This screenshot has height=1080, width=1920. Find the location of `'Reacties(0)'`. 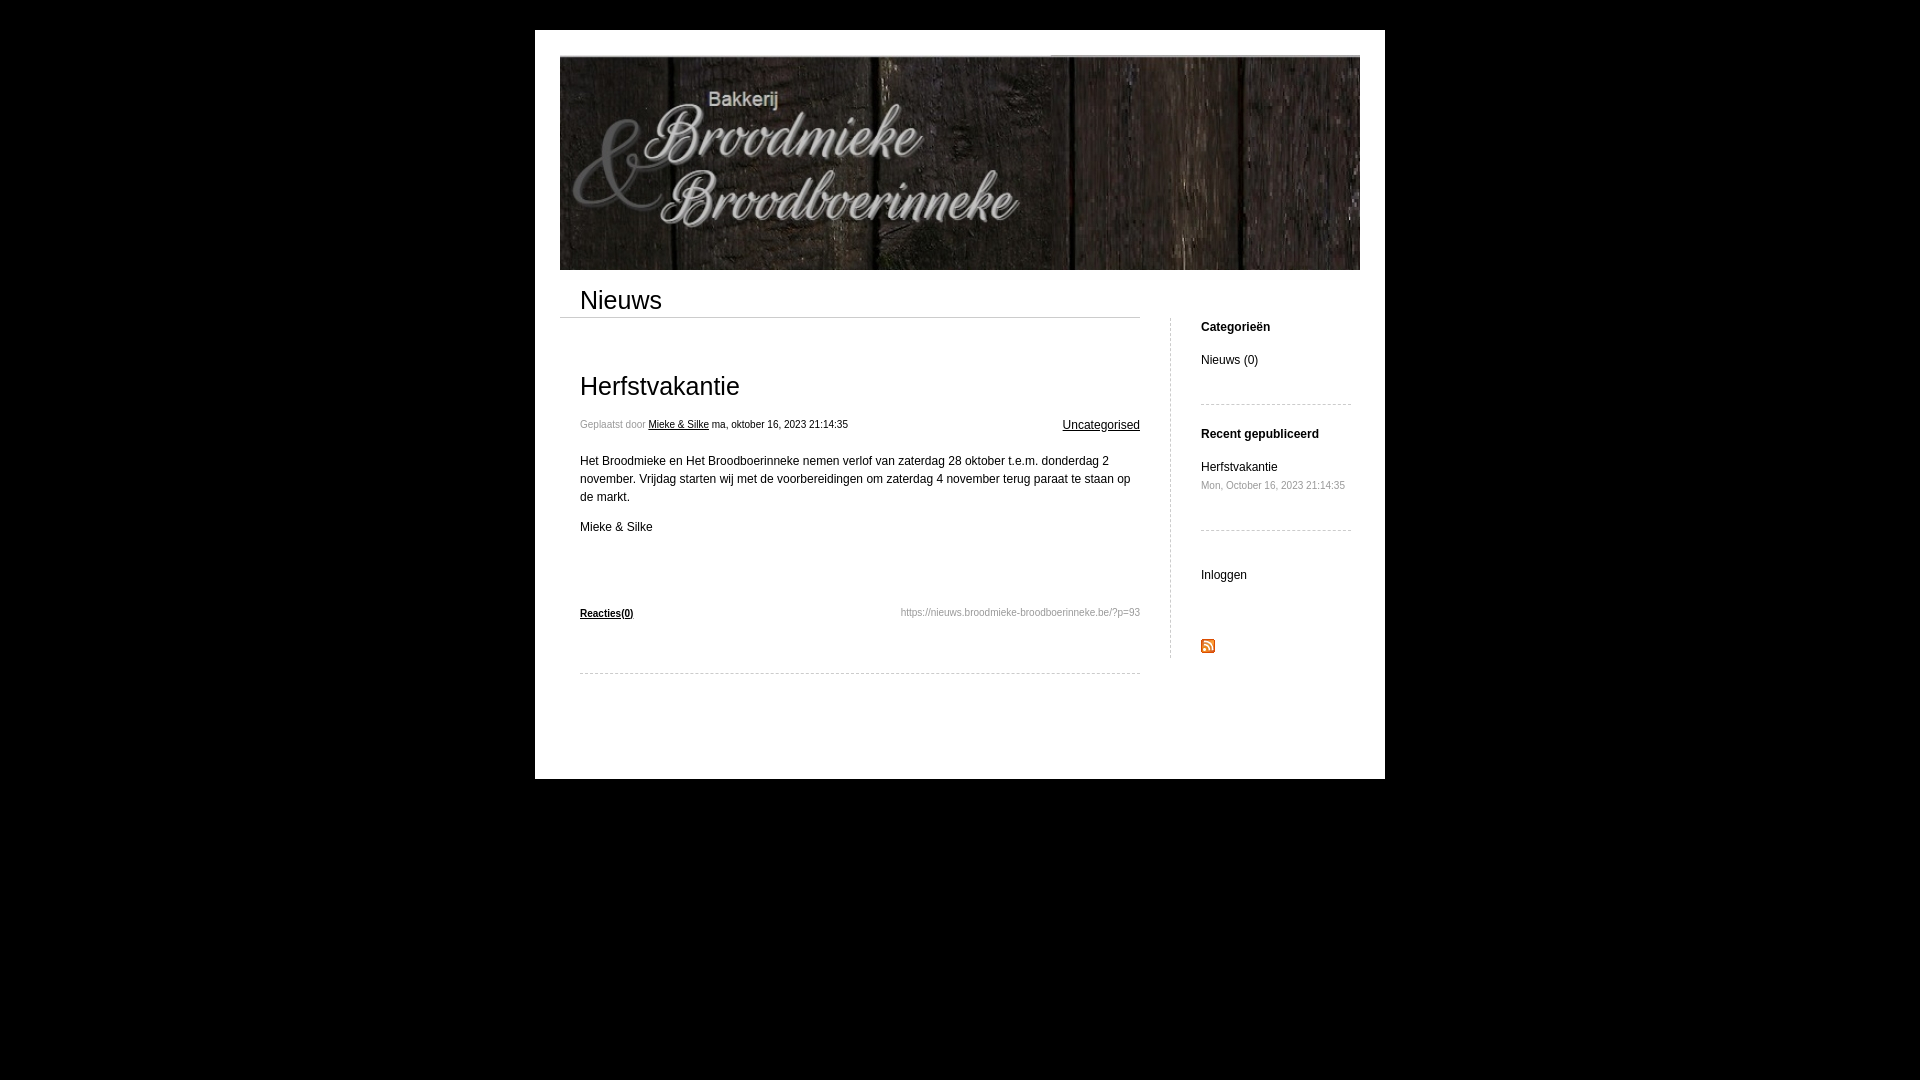

'Reacties(0)' is located at coordinates (605, 612).